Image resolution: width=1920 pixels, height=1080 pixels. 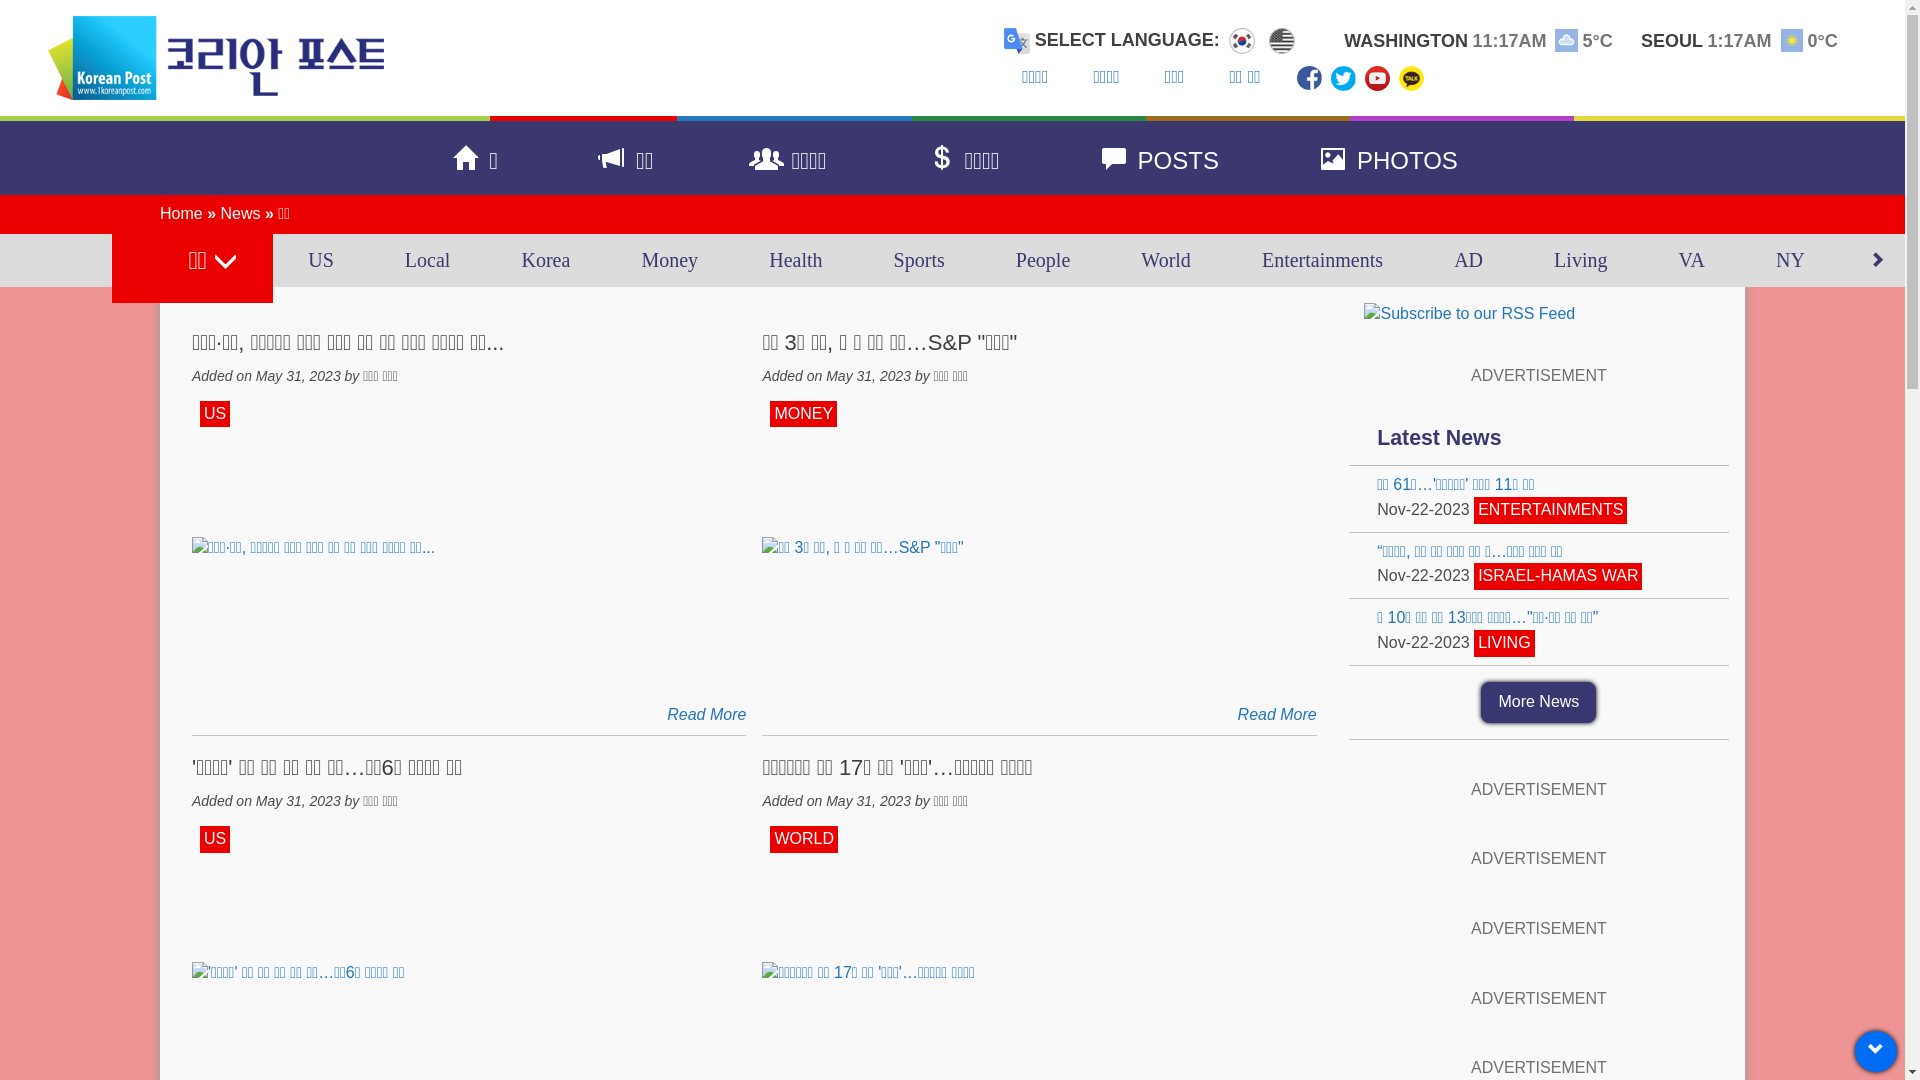 I want to click on 'AD', so click(x=1468, y=260).